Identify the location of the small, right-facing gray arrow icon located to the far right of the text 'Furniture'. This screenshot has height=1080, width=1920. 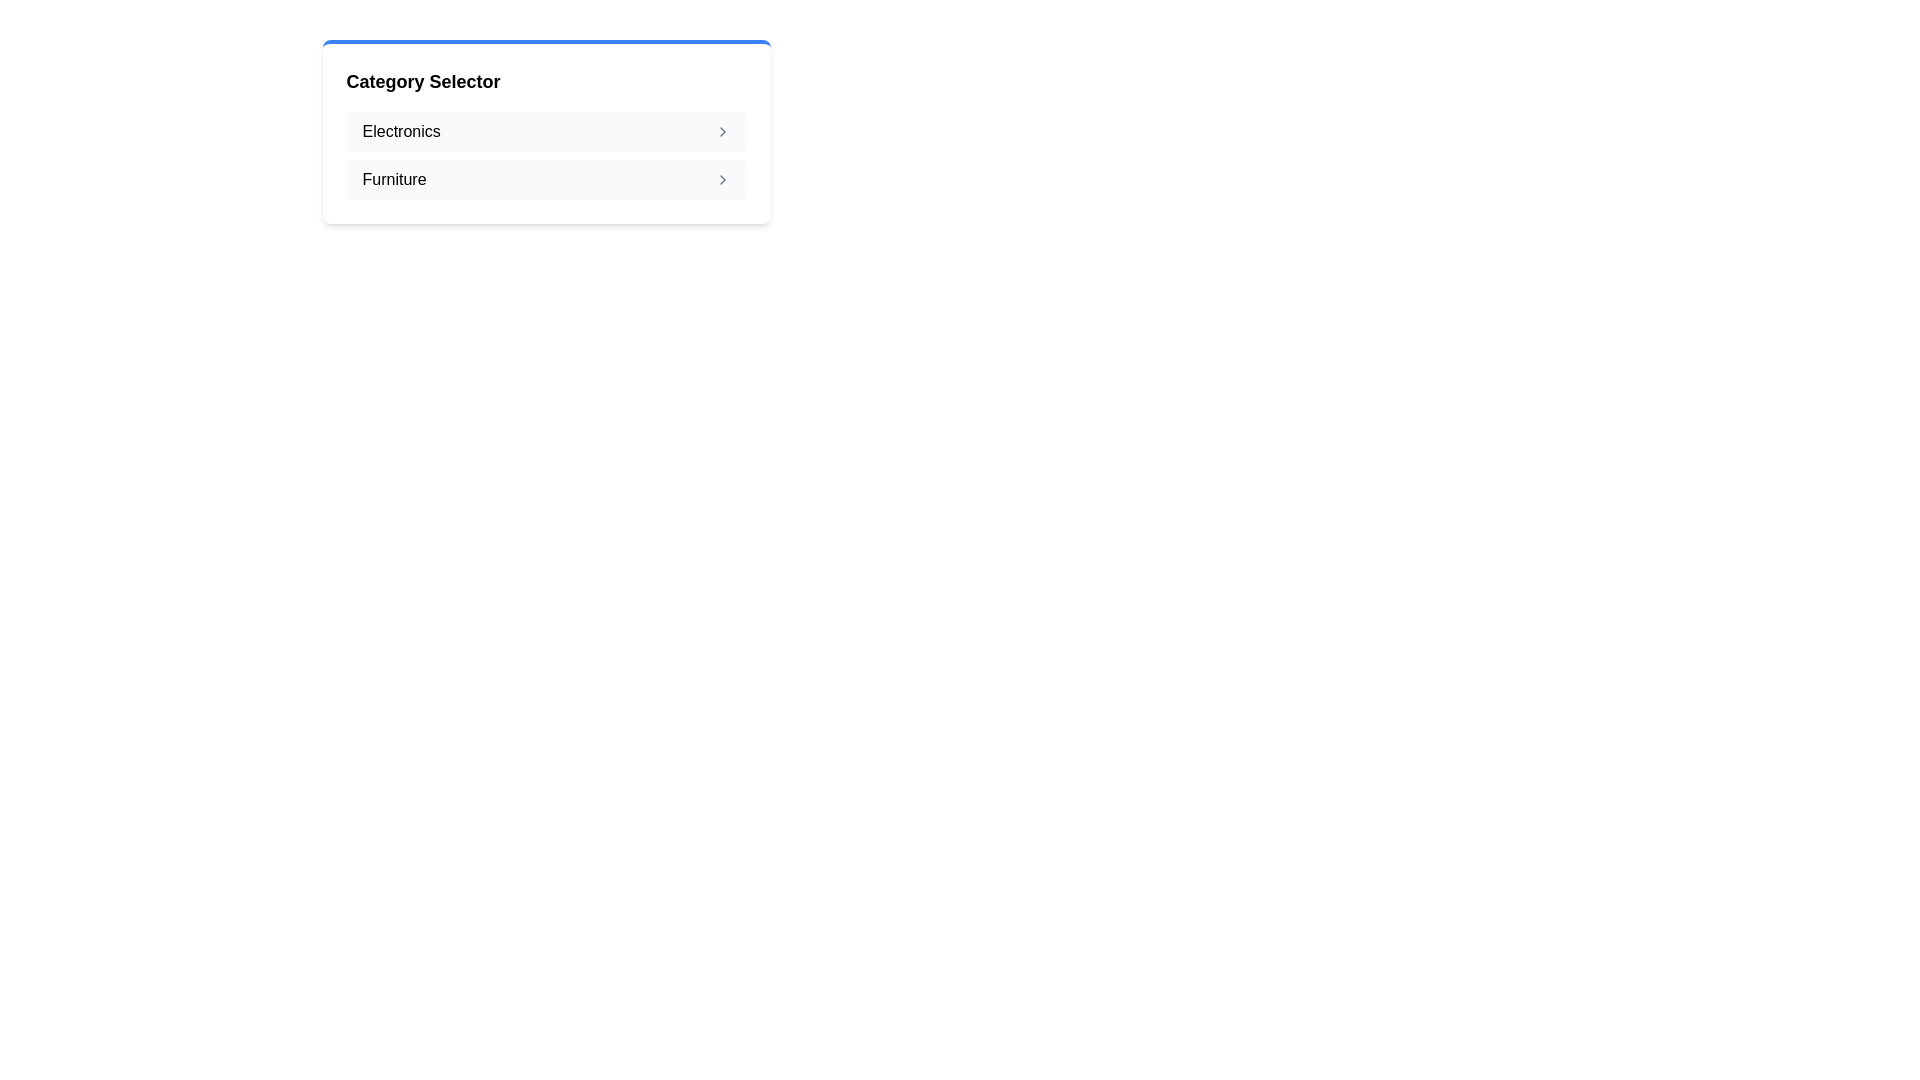
(721, 180).